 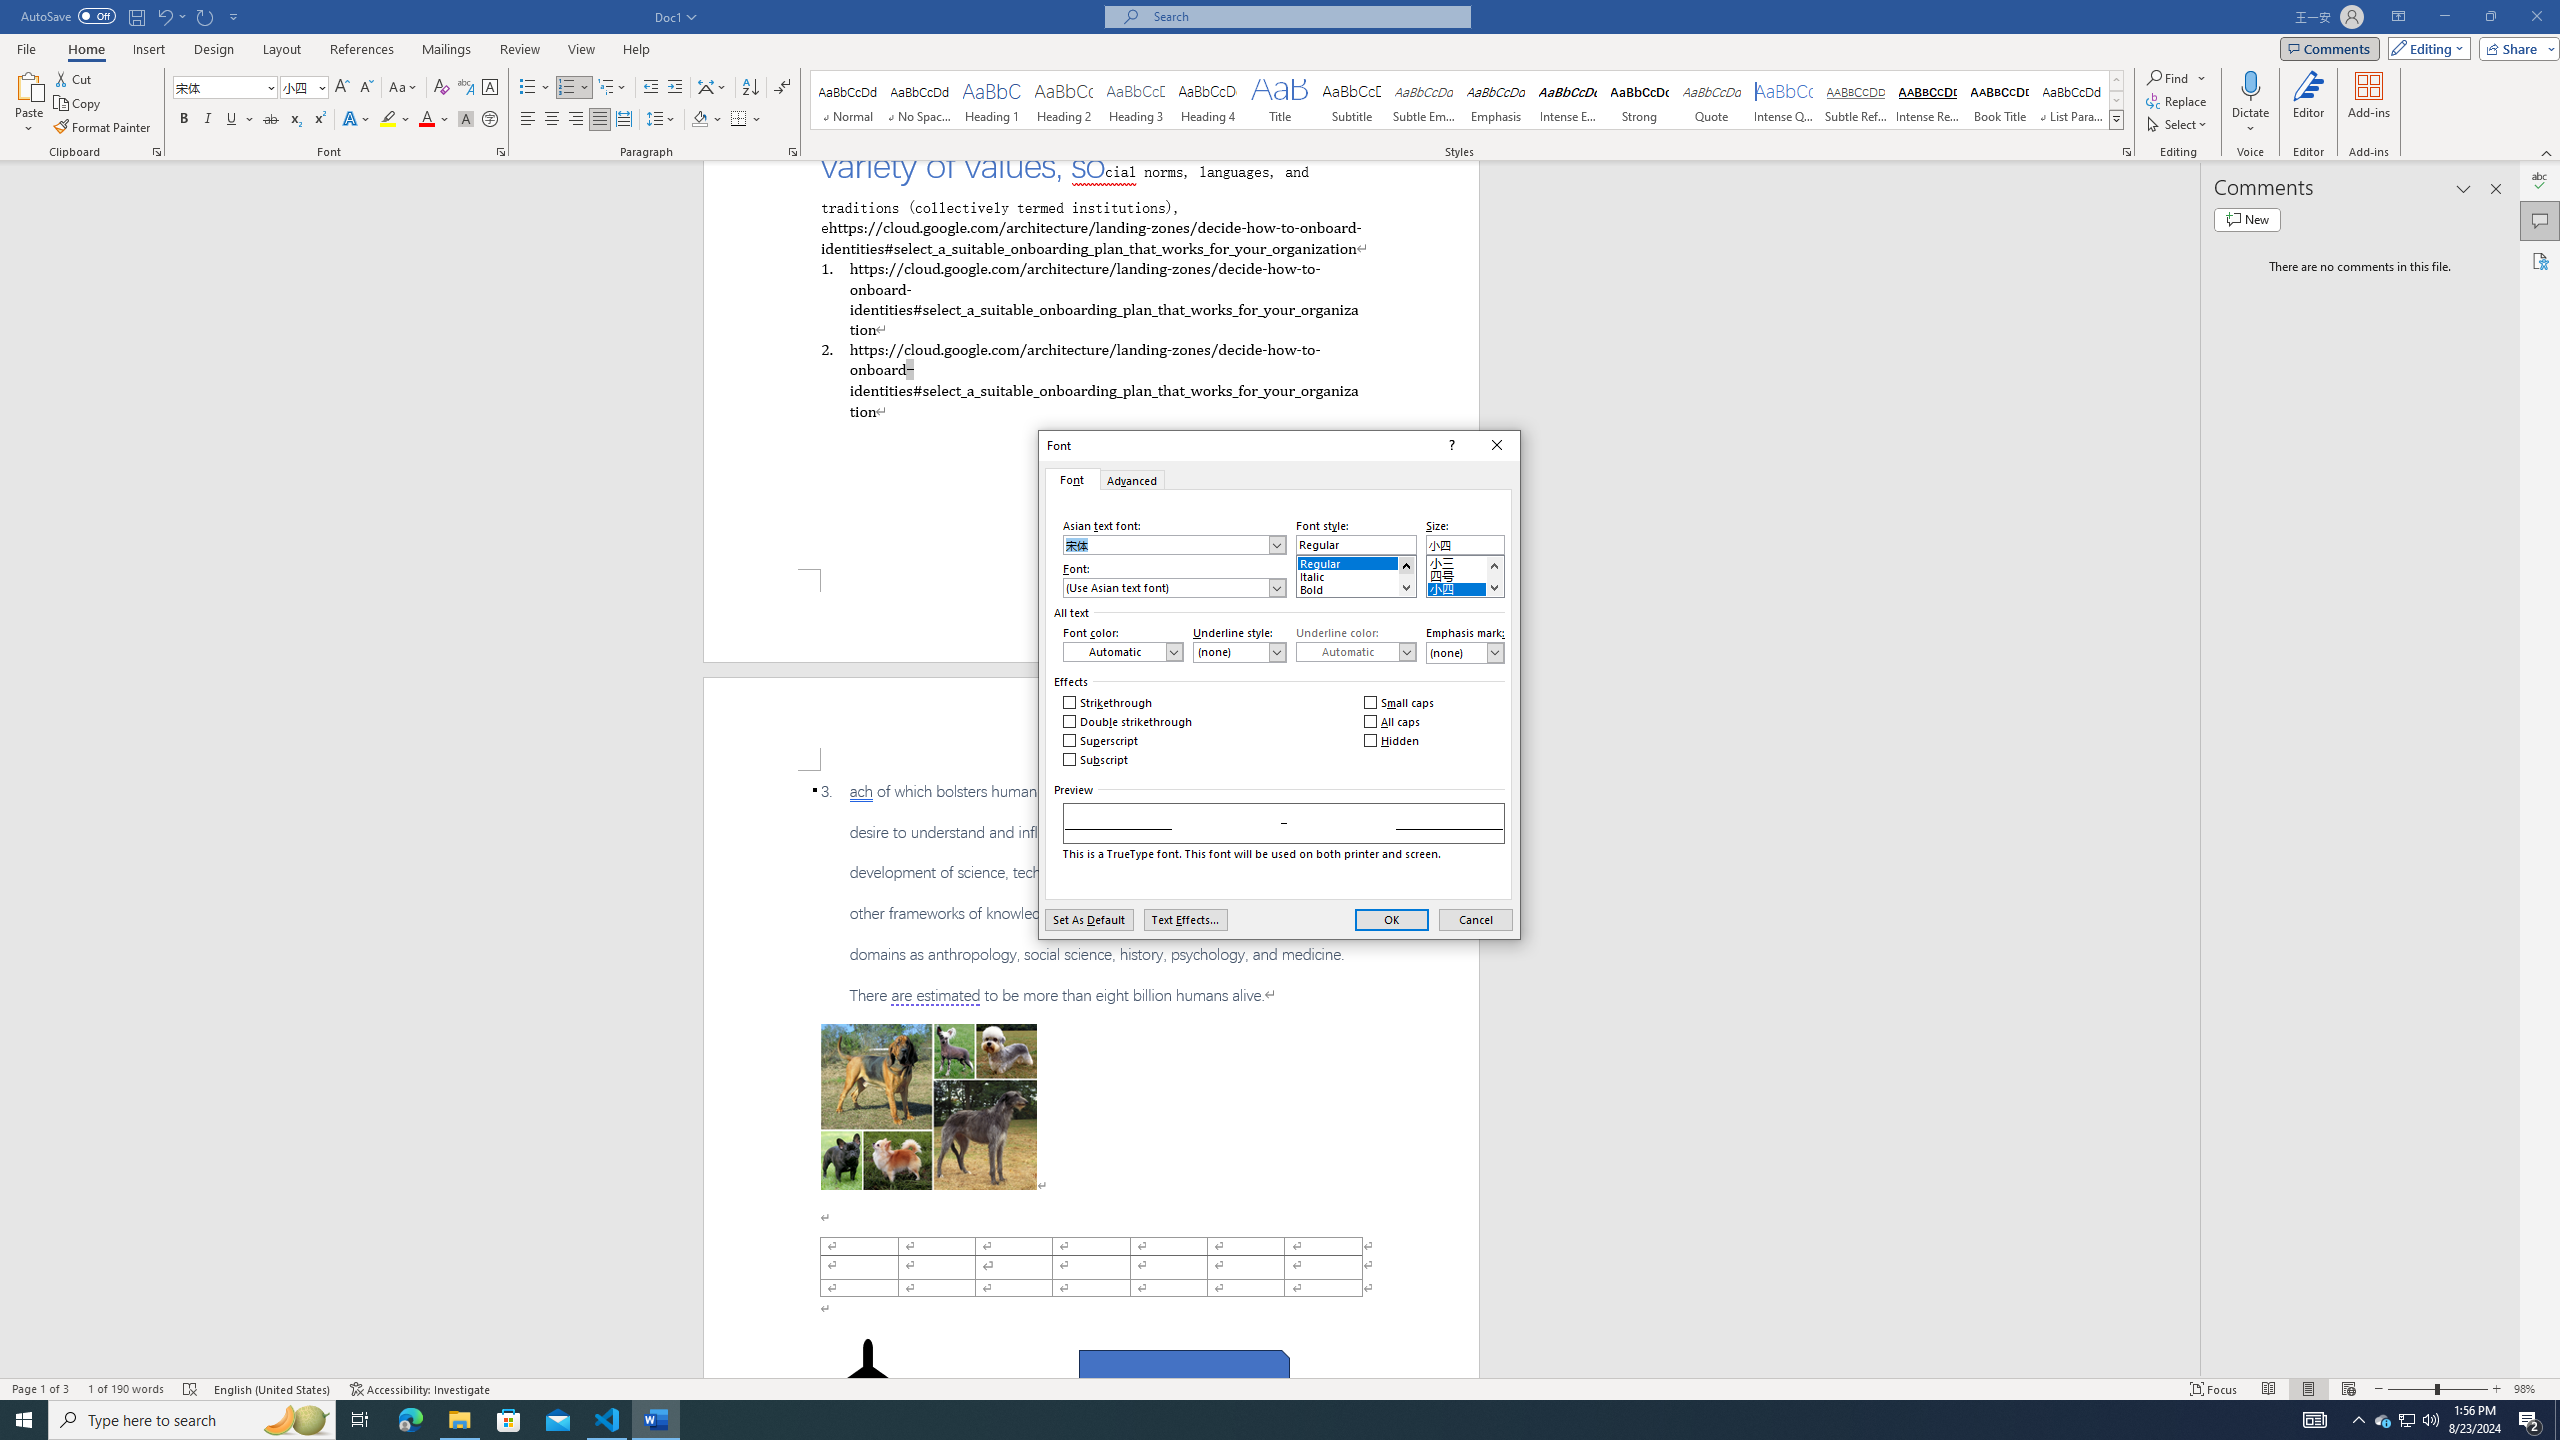 I want to click on 'Subtle Emphasis', so click(x=1422, y=99).